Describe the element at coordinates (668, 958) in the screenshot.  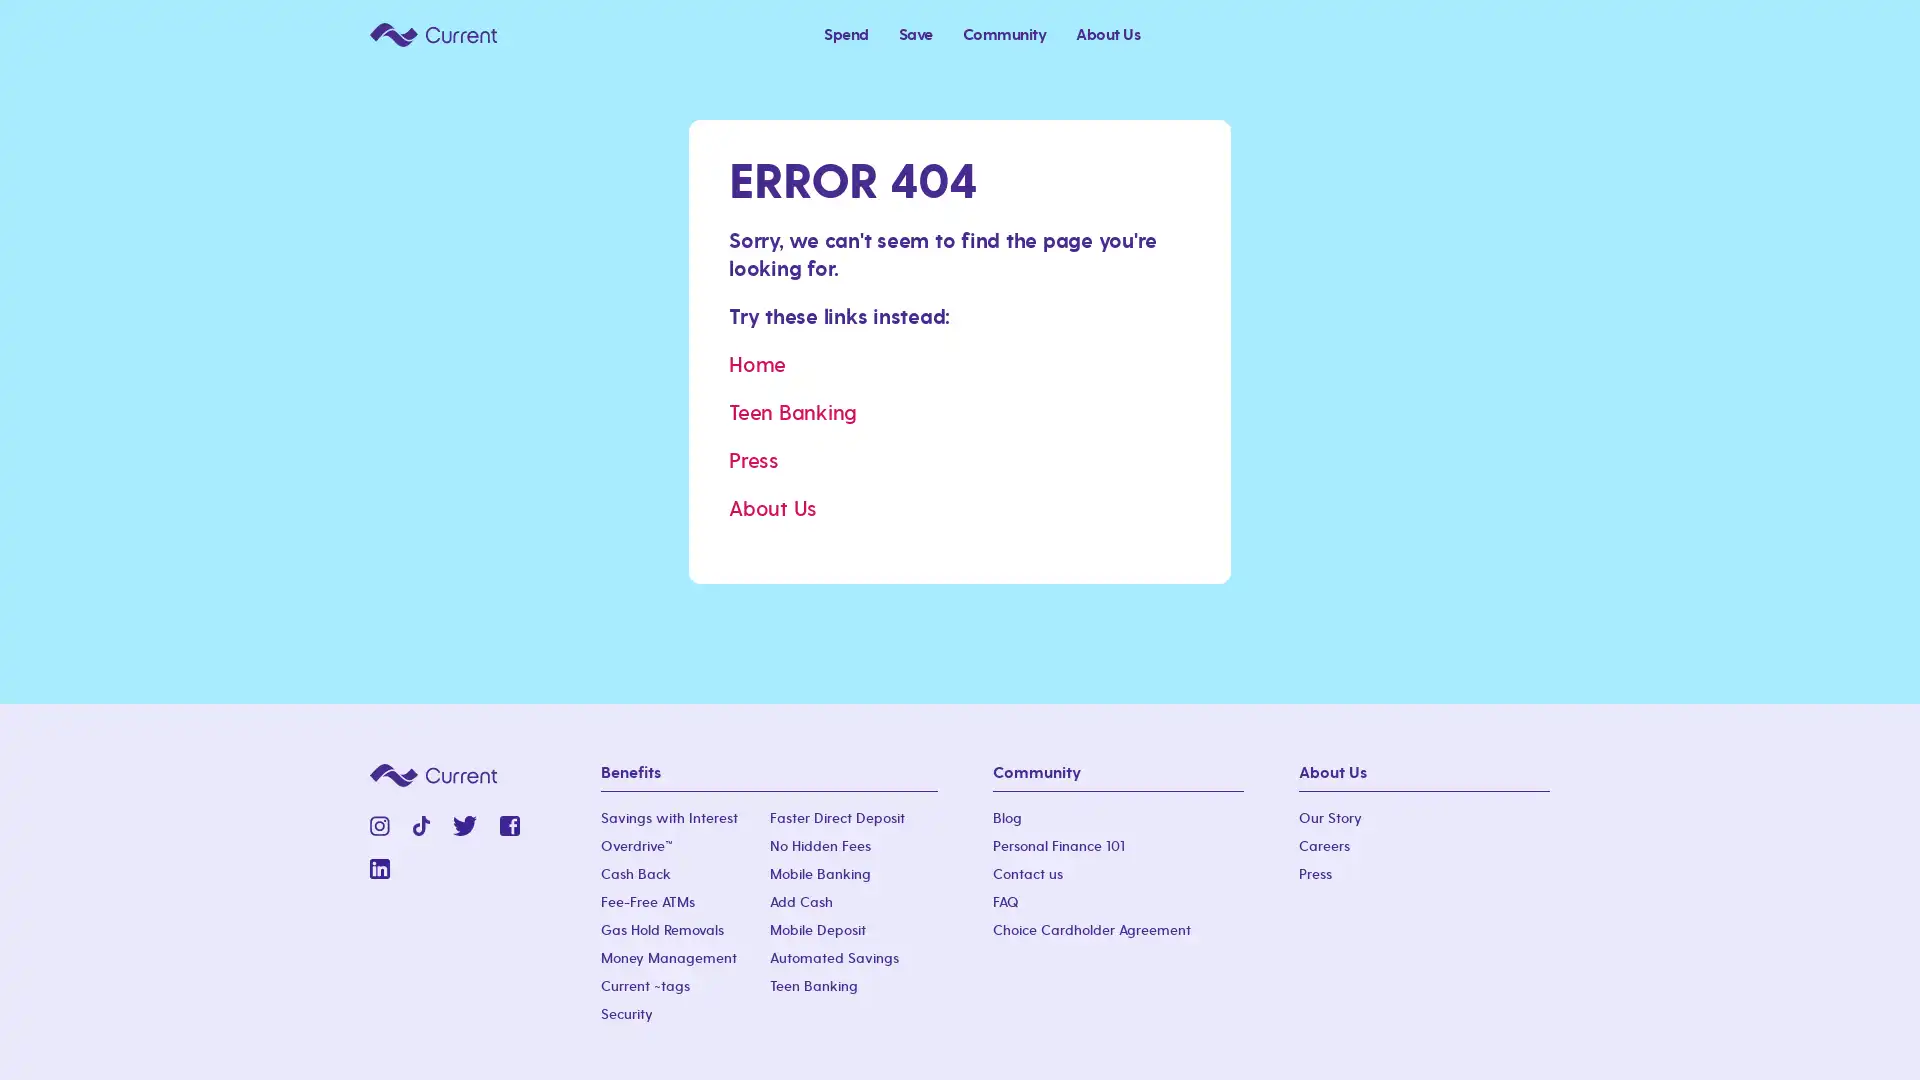
I see `Money Management` at that location.